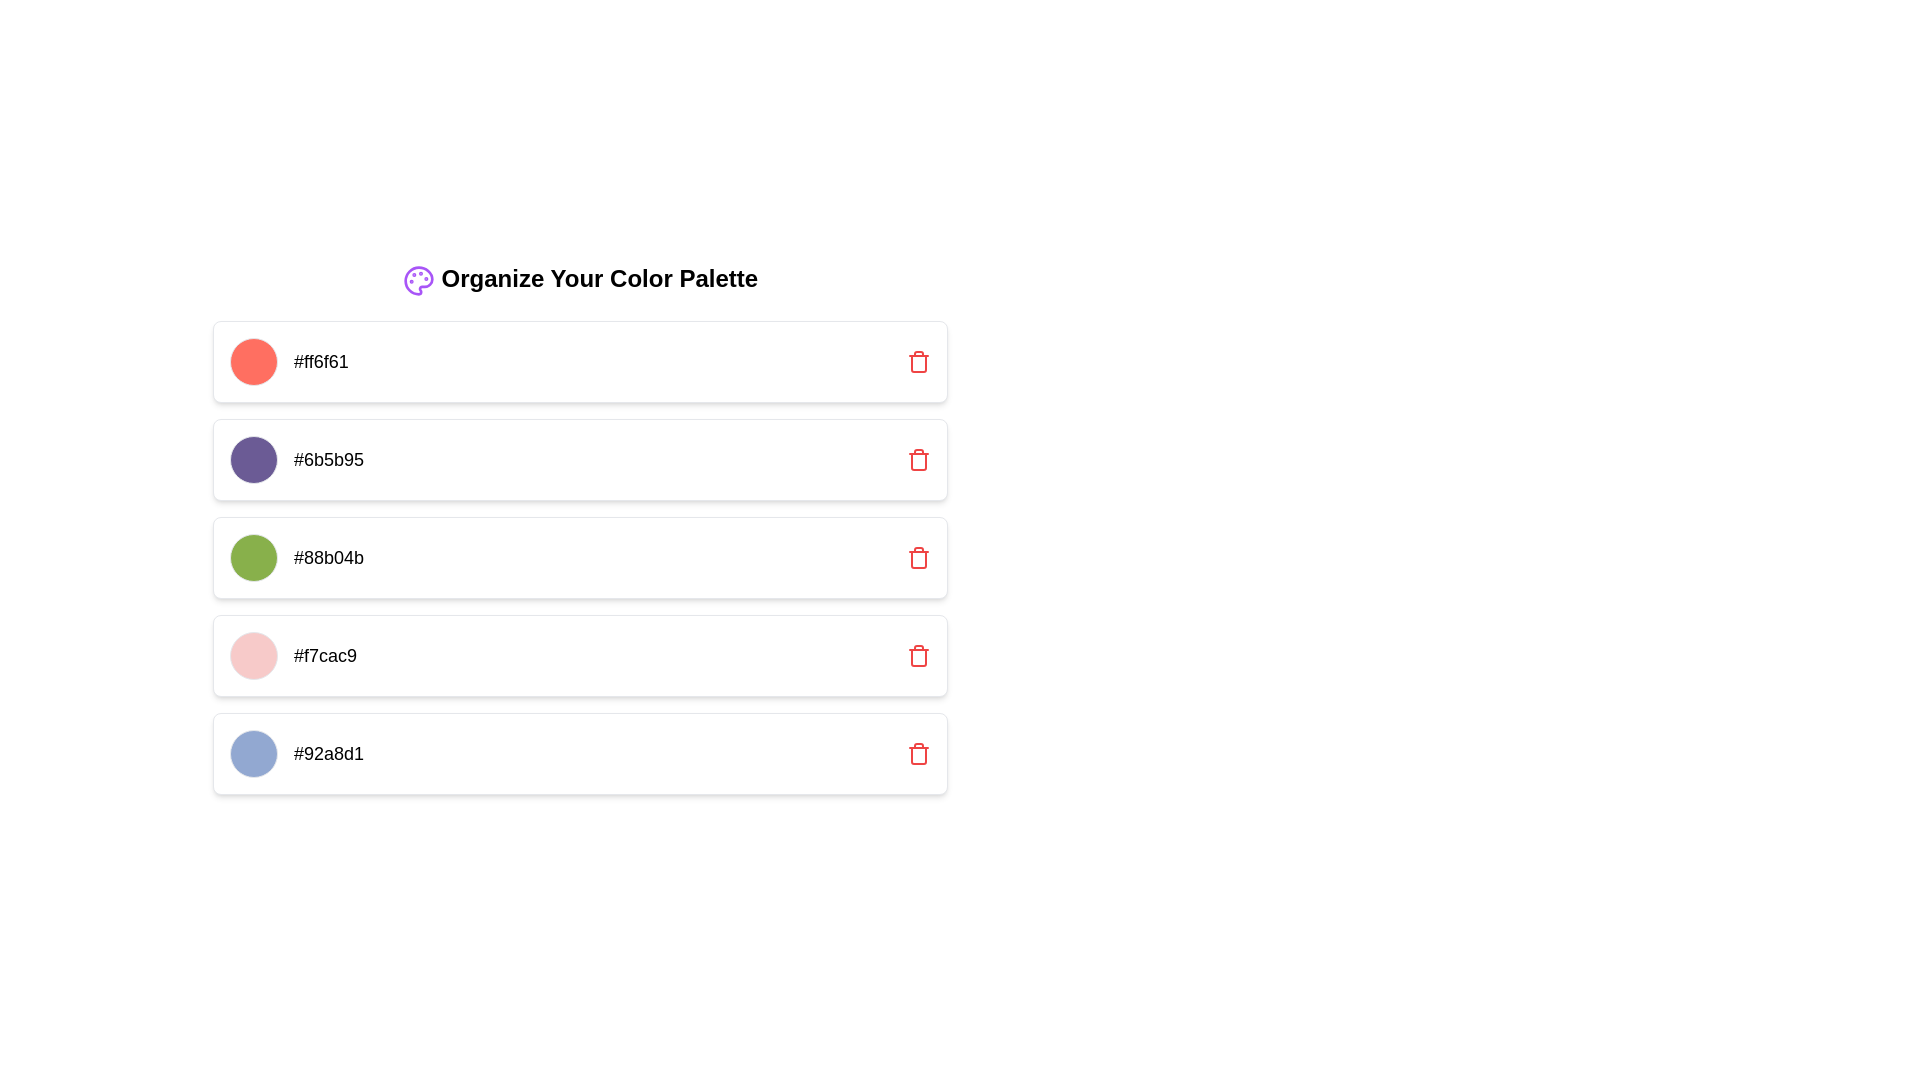 Image resolution: width=1920 pixels, height=1080 pixels. What do you see at coordinates (329, 753) in the screenshot?
I see `text displaying the hexadecimal color code '#92a8d1', which is located in the last row of the color palette, adjacent to a circular color swatch and a delete button` at bounding box center [329, 753].